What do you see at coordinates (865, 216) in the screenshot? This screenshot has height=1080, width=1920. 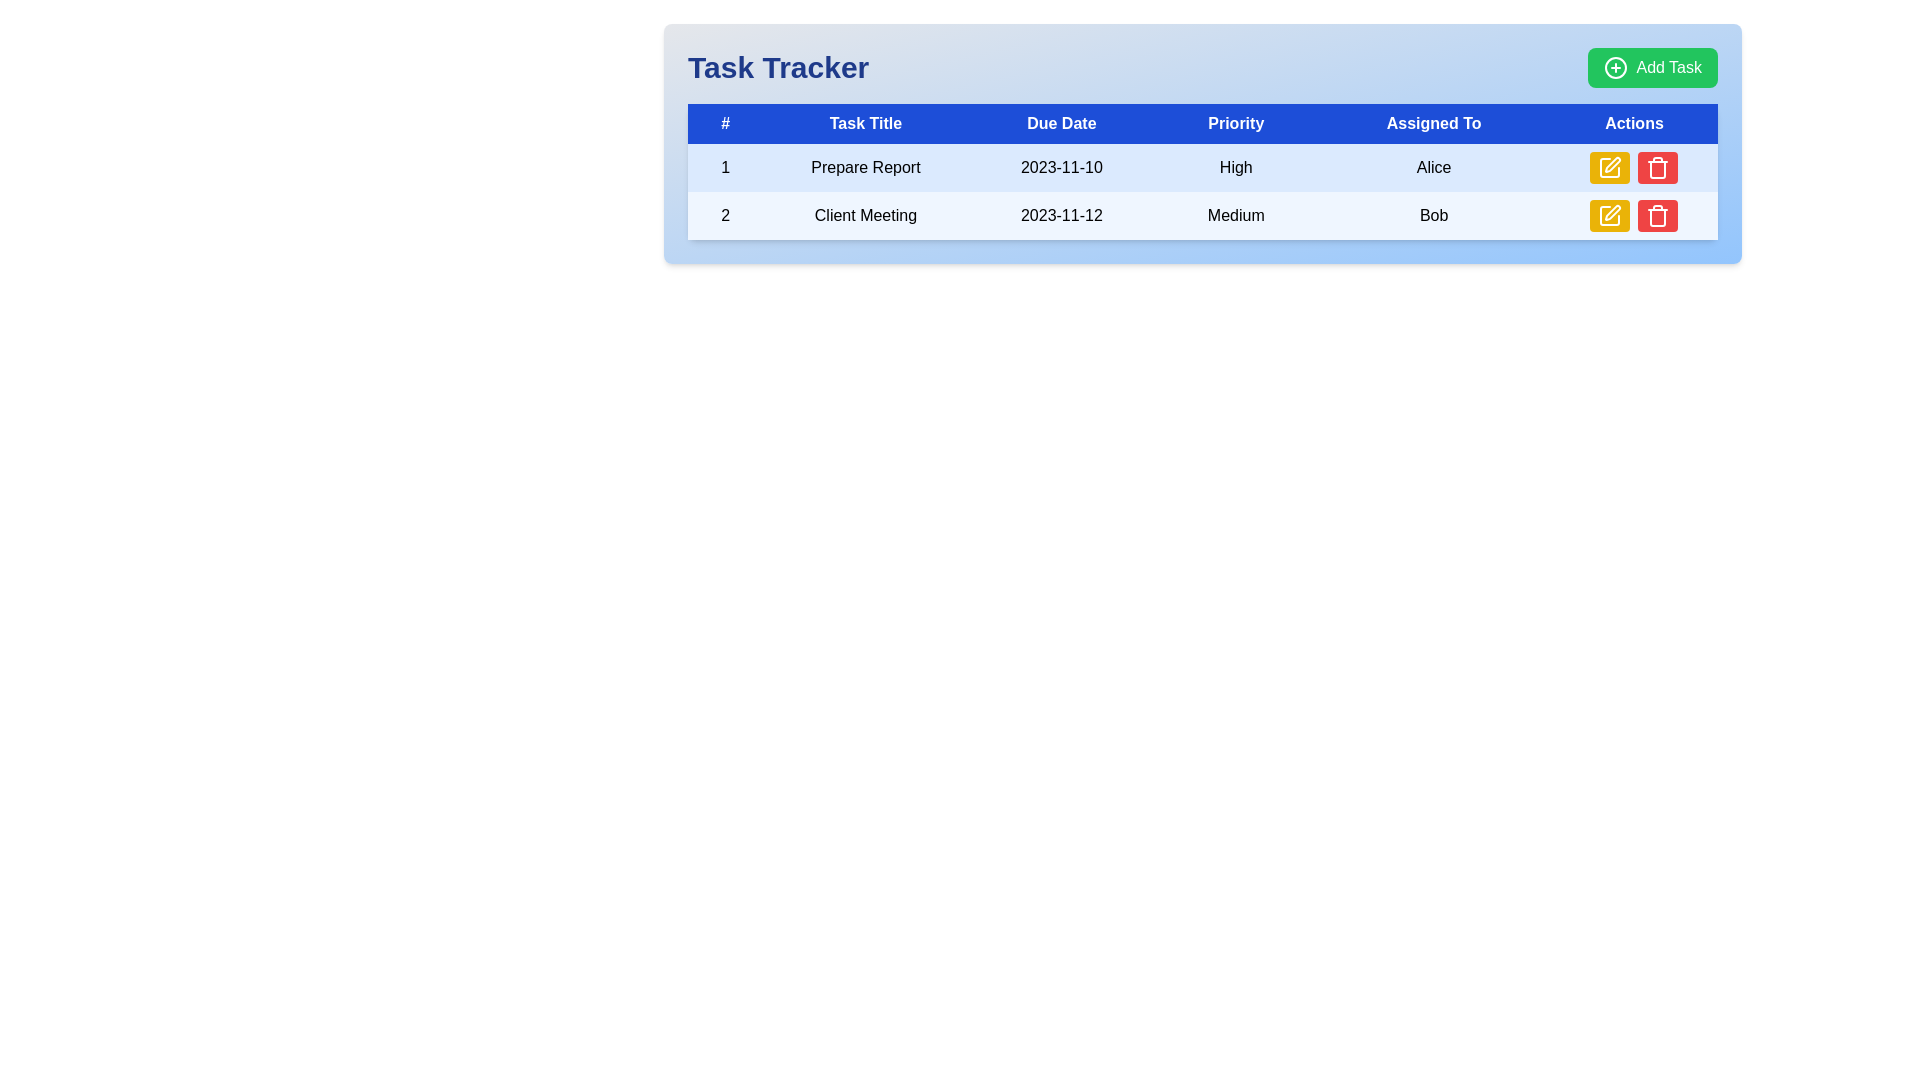 I see `the Text Label that serves as a descriptive title for the task entry with ID '2' in the 'Task Title' column` at bounding box center [865, 216].